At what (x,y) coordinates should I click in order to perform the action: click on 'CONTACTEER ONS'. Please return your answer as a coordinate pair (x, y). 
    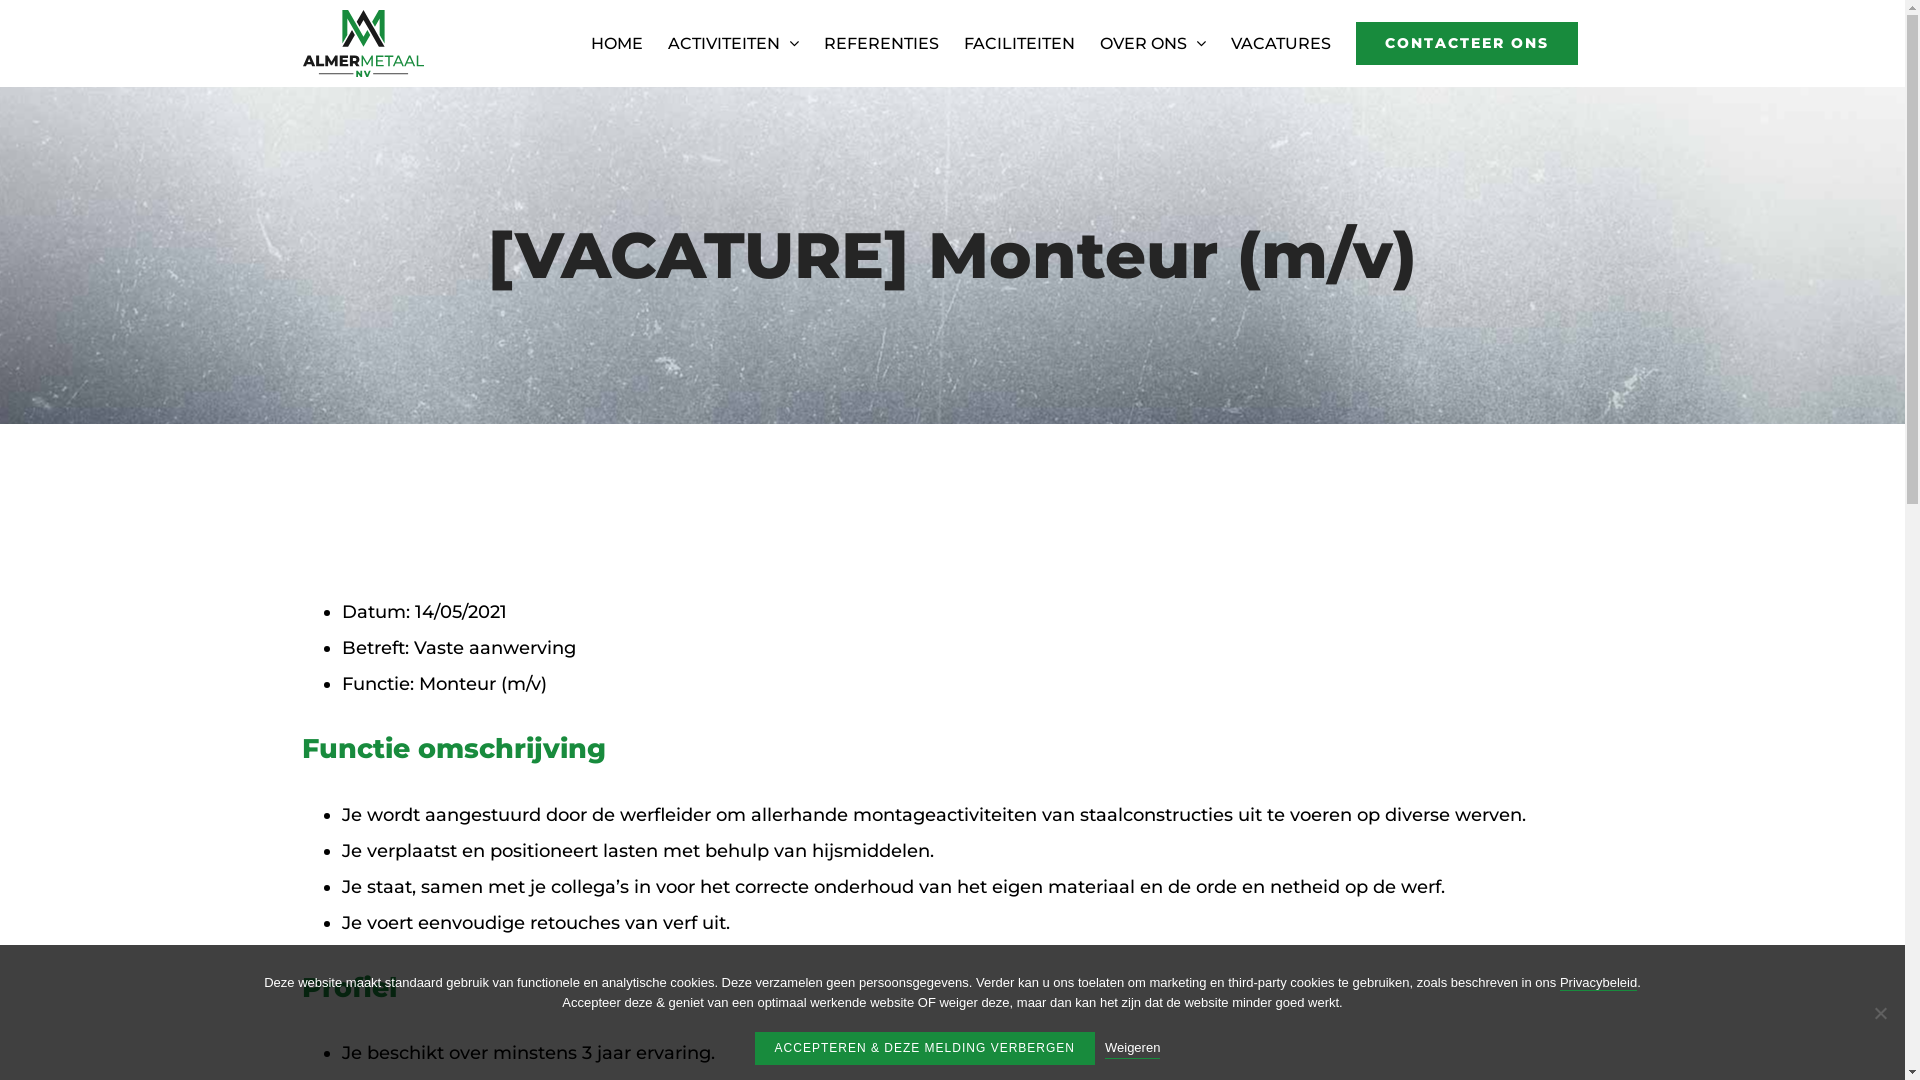
    Looking at the image, I should click on (1467, 43).